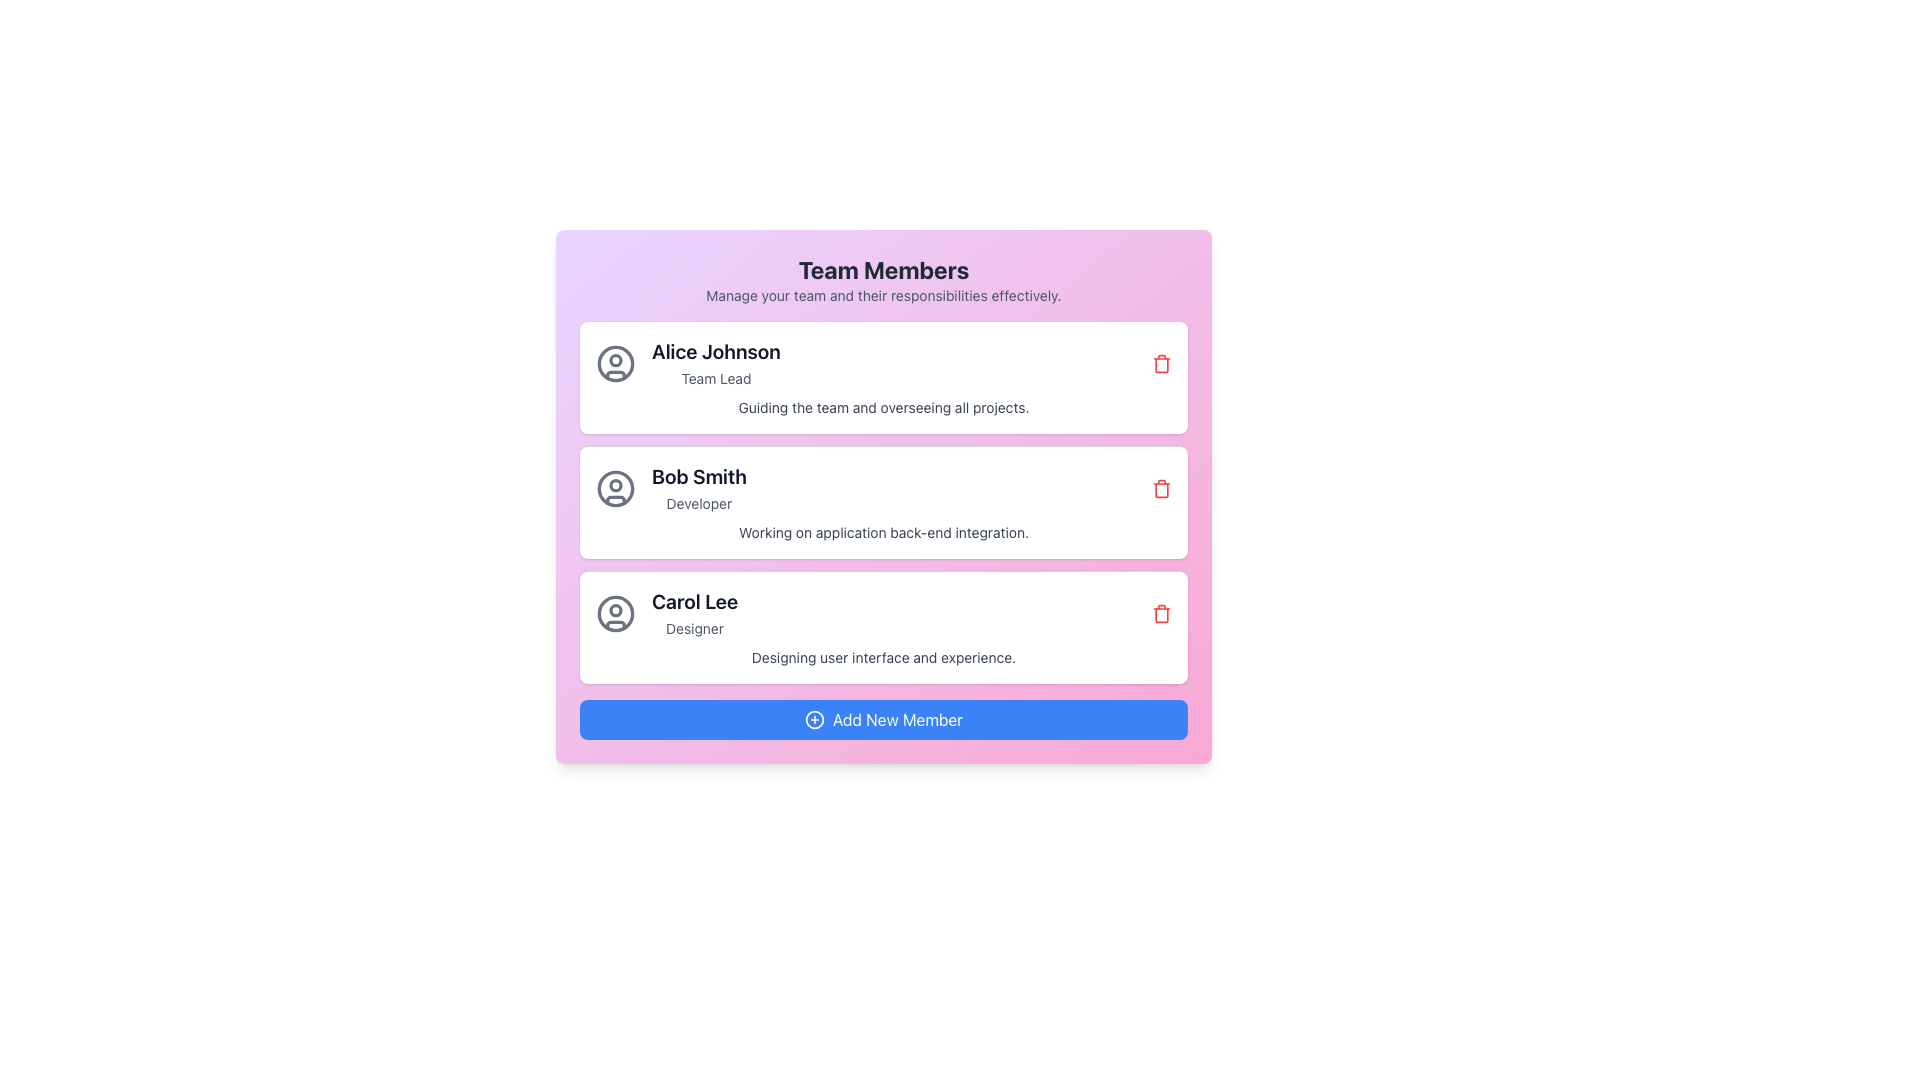 This screenshot has height=1080, width=1920. I want to click on the outer circular outline of the user profile icon for 'Carol Lee' located in the third card of the team management interface, so click(614, 612).